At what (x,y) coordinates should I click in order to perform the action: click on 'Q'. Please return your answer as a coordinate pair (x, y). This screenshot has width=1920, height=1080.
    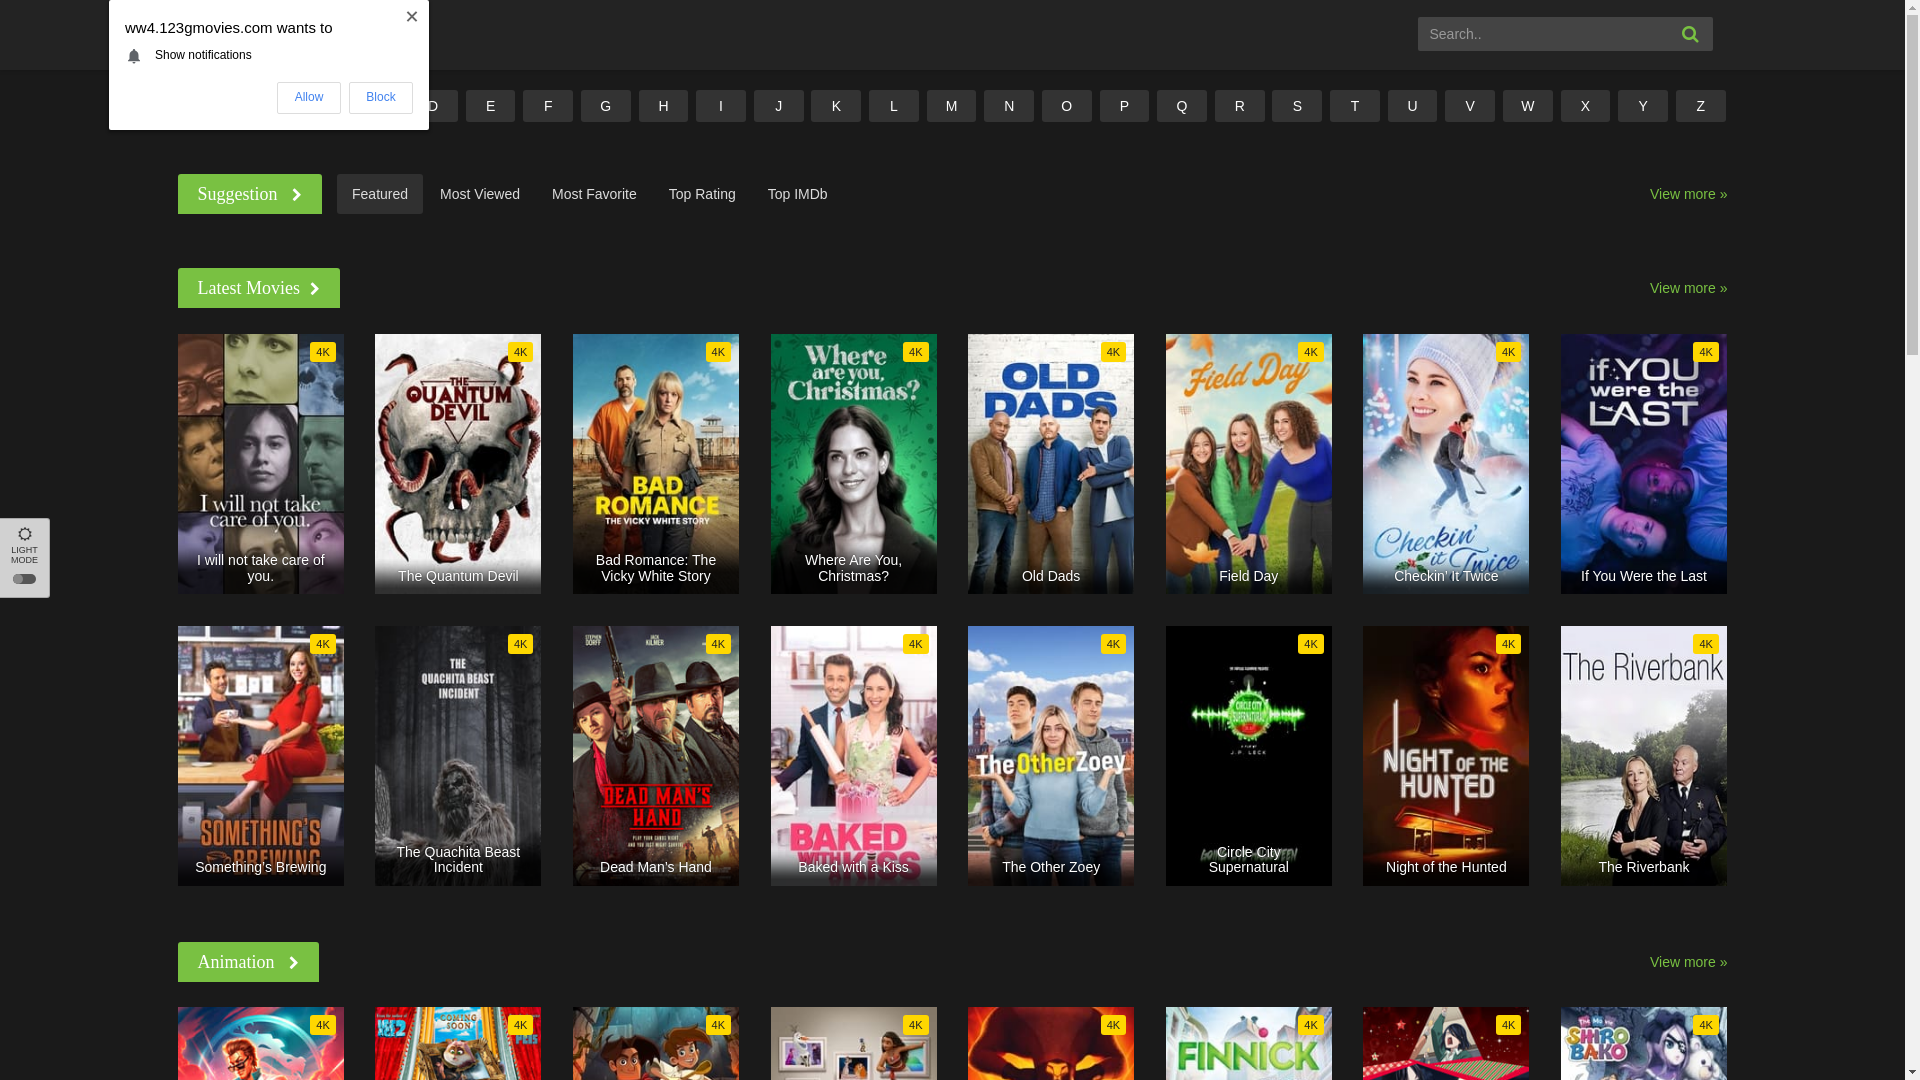
    Looking at the image, I should click on (1181, 105).